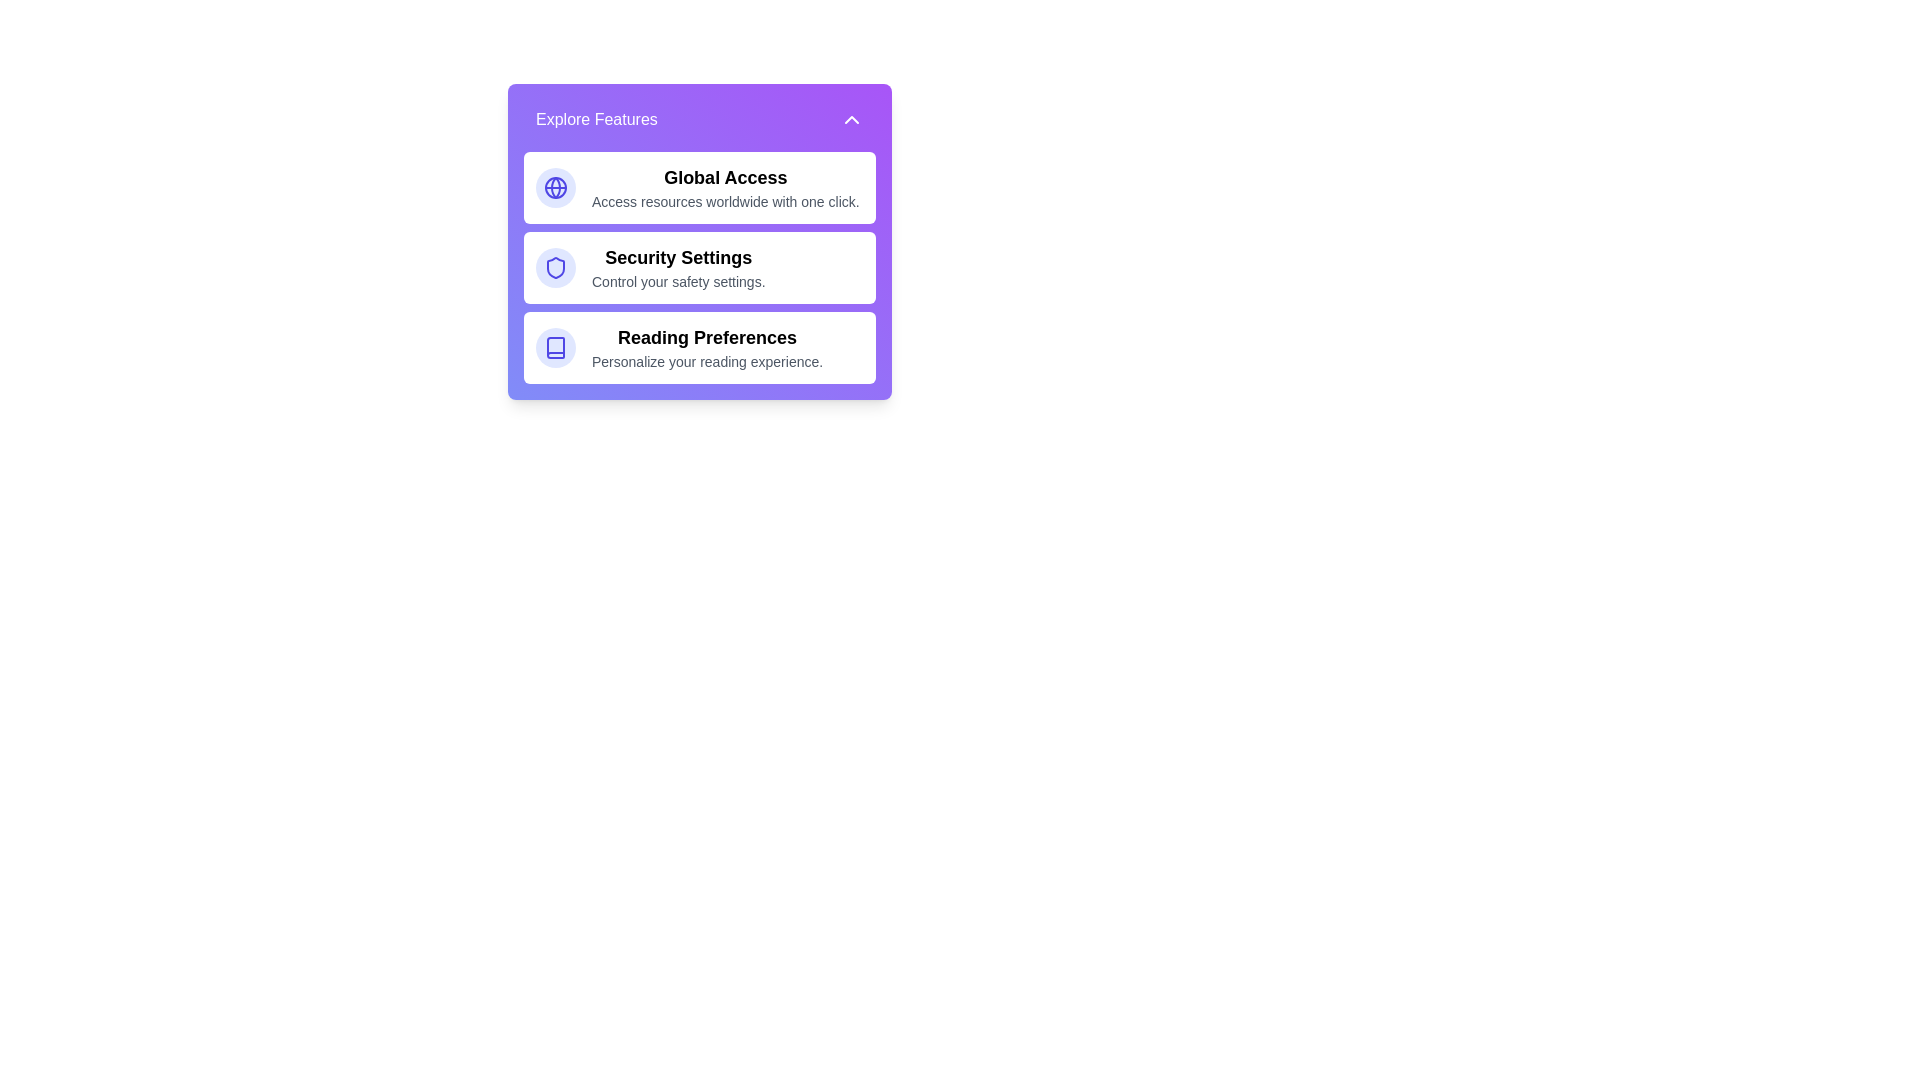 The height and width of the screenshot is (1080, 1920). Describe the element at coordinates (700, 266) in the screenshot. I see `the second card in the vertical list labeled 'Explore Features'` at that location.